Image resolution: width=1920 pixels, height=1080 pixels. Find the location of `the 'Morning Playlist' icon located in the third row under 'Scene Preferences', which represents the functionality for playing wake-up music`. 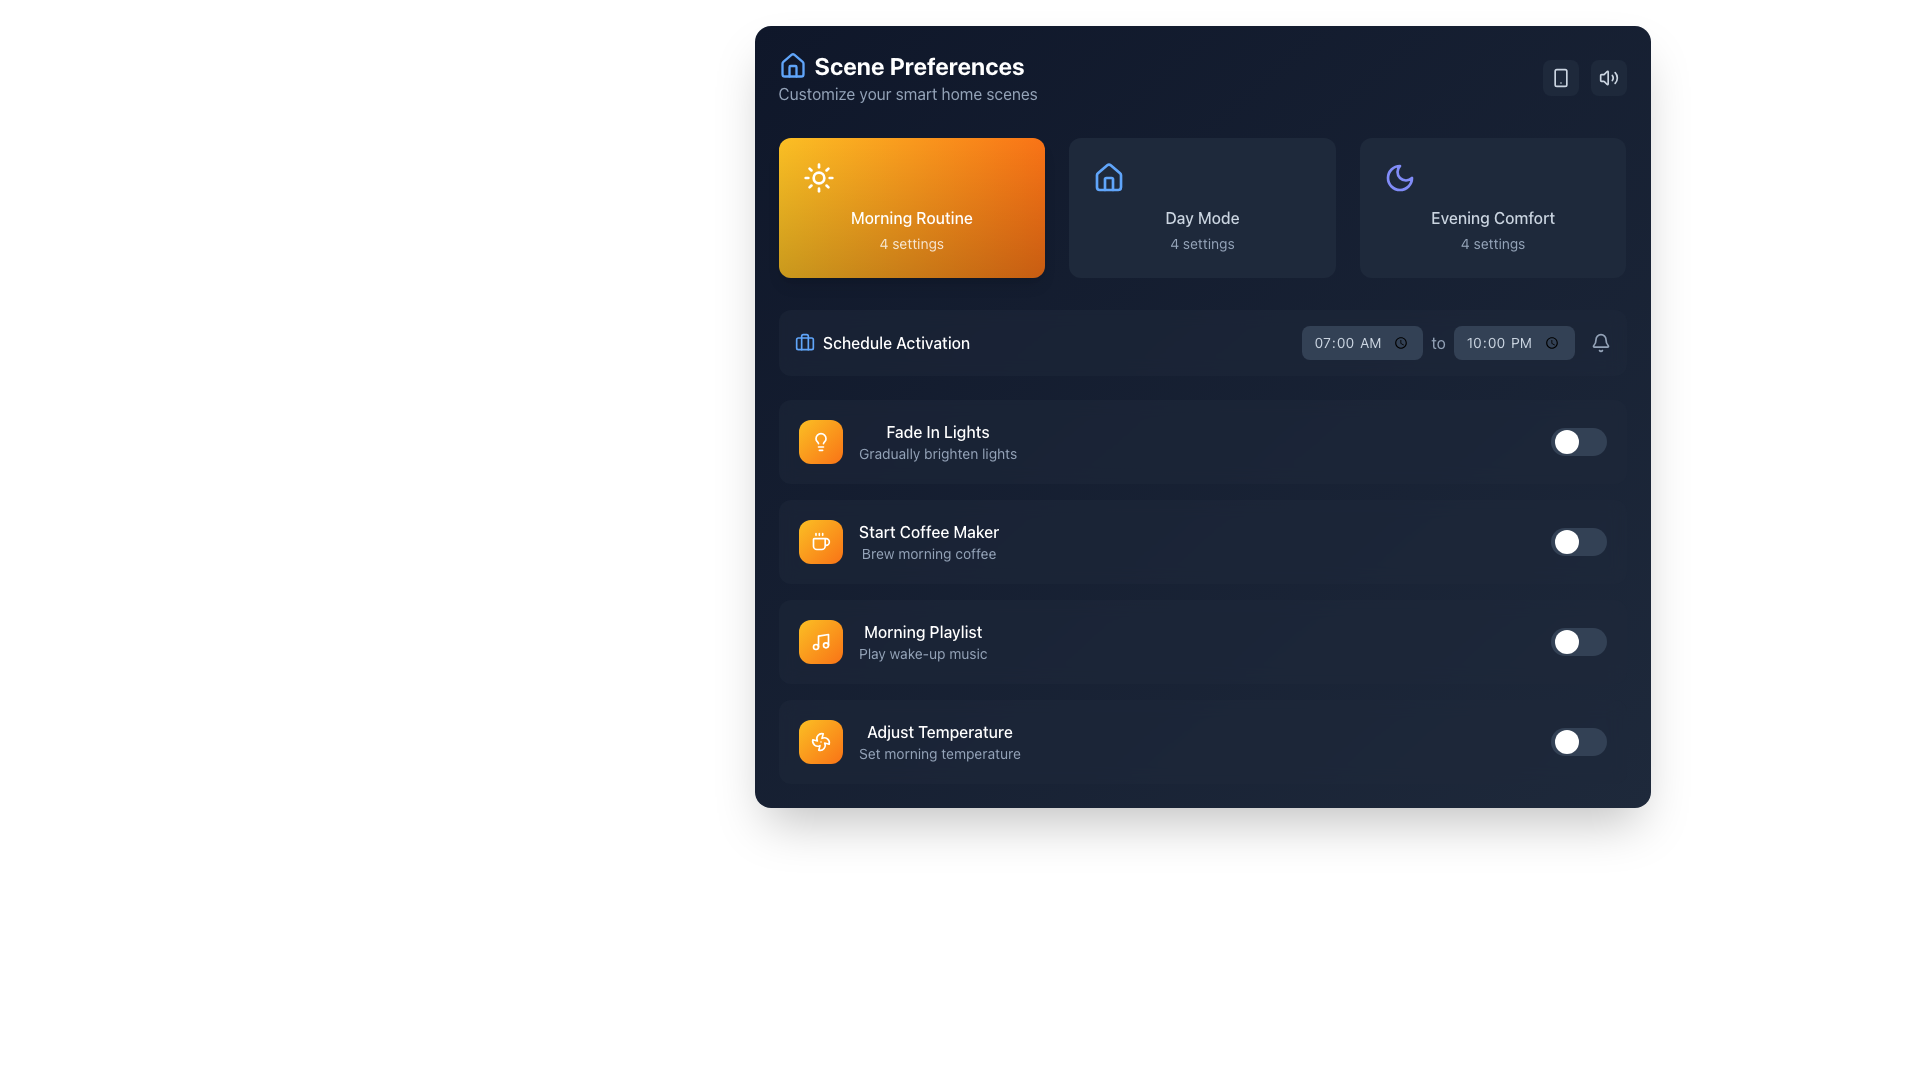

the 'Morning Playlist' icon located in the third row under 'Scene Preferences', which represents the functionality for playing wake-up music is located at coordinates (820, 641).